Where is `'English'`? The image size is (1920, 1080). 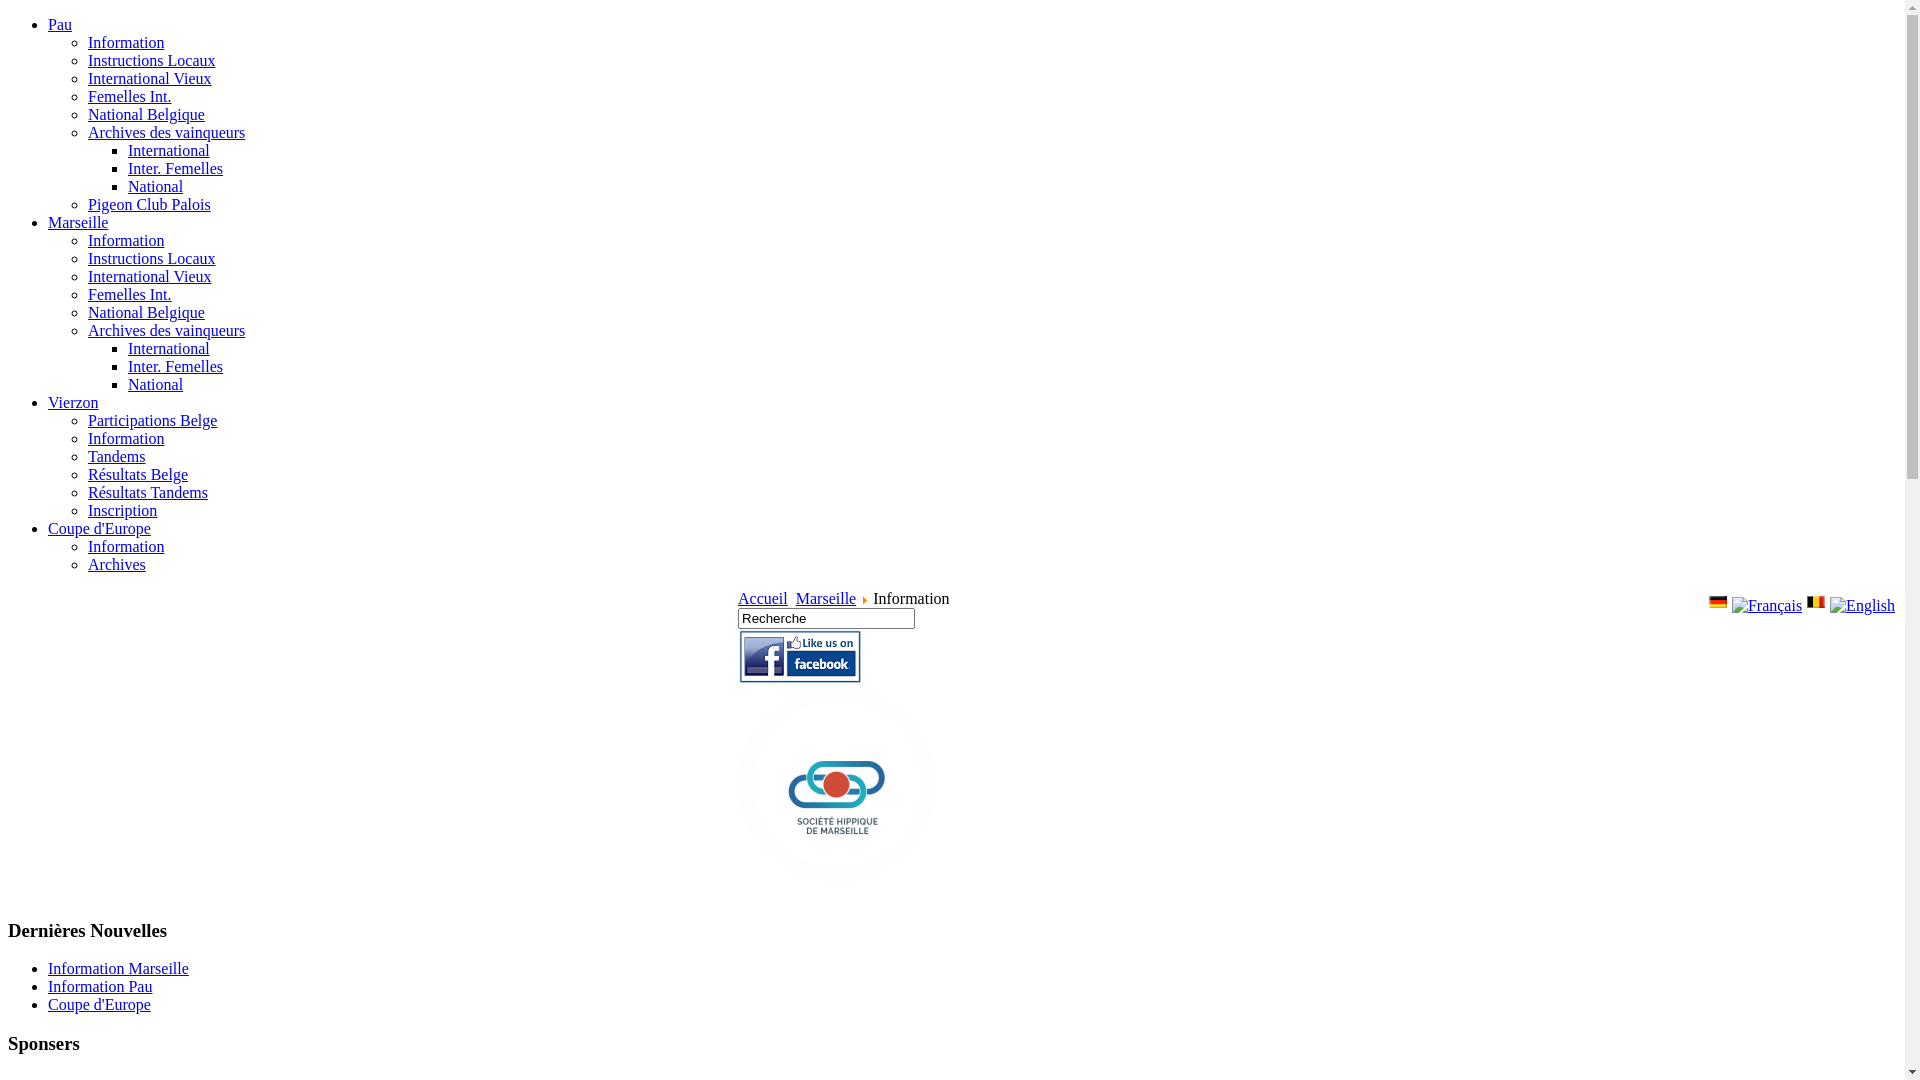
'English' is located at coordinates (1861, 604).